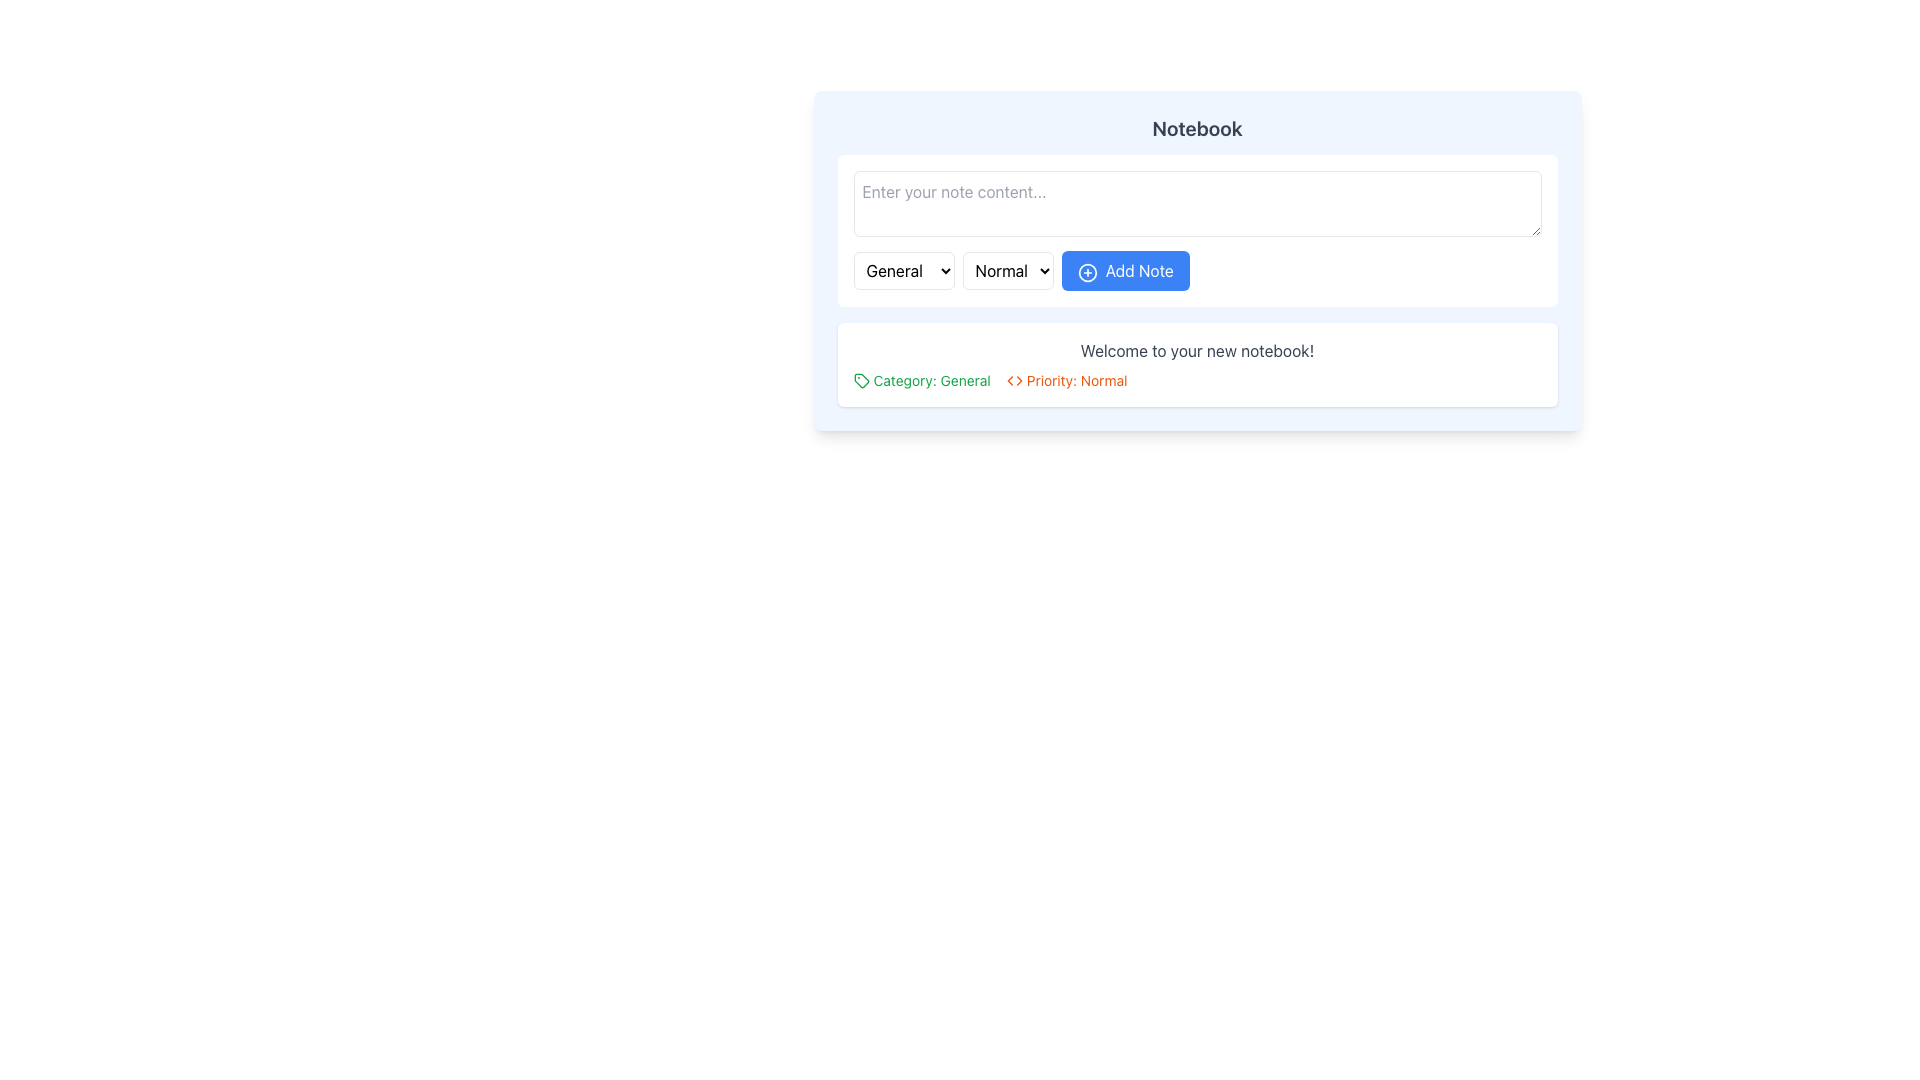 Image resolution: width=1920 pixels, height=1080 pixels. I want to click on the compact icon resembling a code symbol with two arrow-like shapes pointing outward, located to the left of the text 'Priority: Normal', so click(1014, 381).